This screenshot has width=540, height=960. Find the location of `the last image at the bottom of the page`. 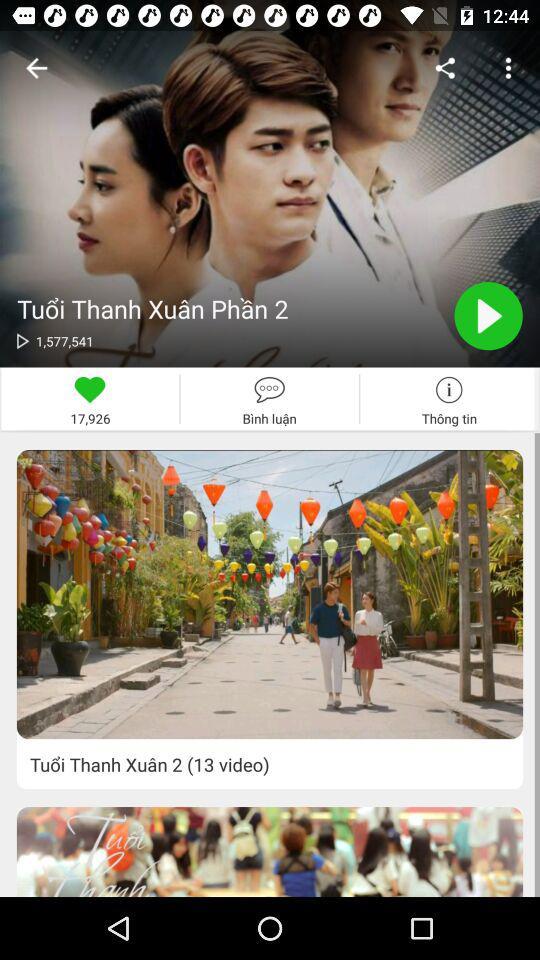

the last image at the bottom of the page is located at coordinates (270, 851).